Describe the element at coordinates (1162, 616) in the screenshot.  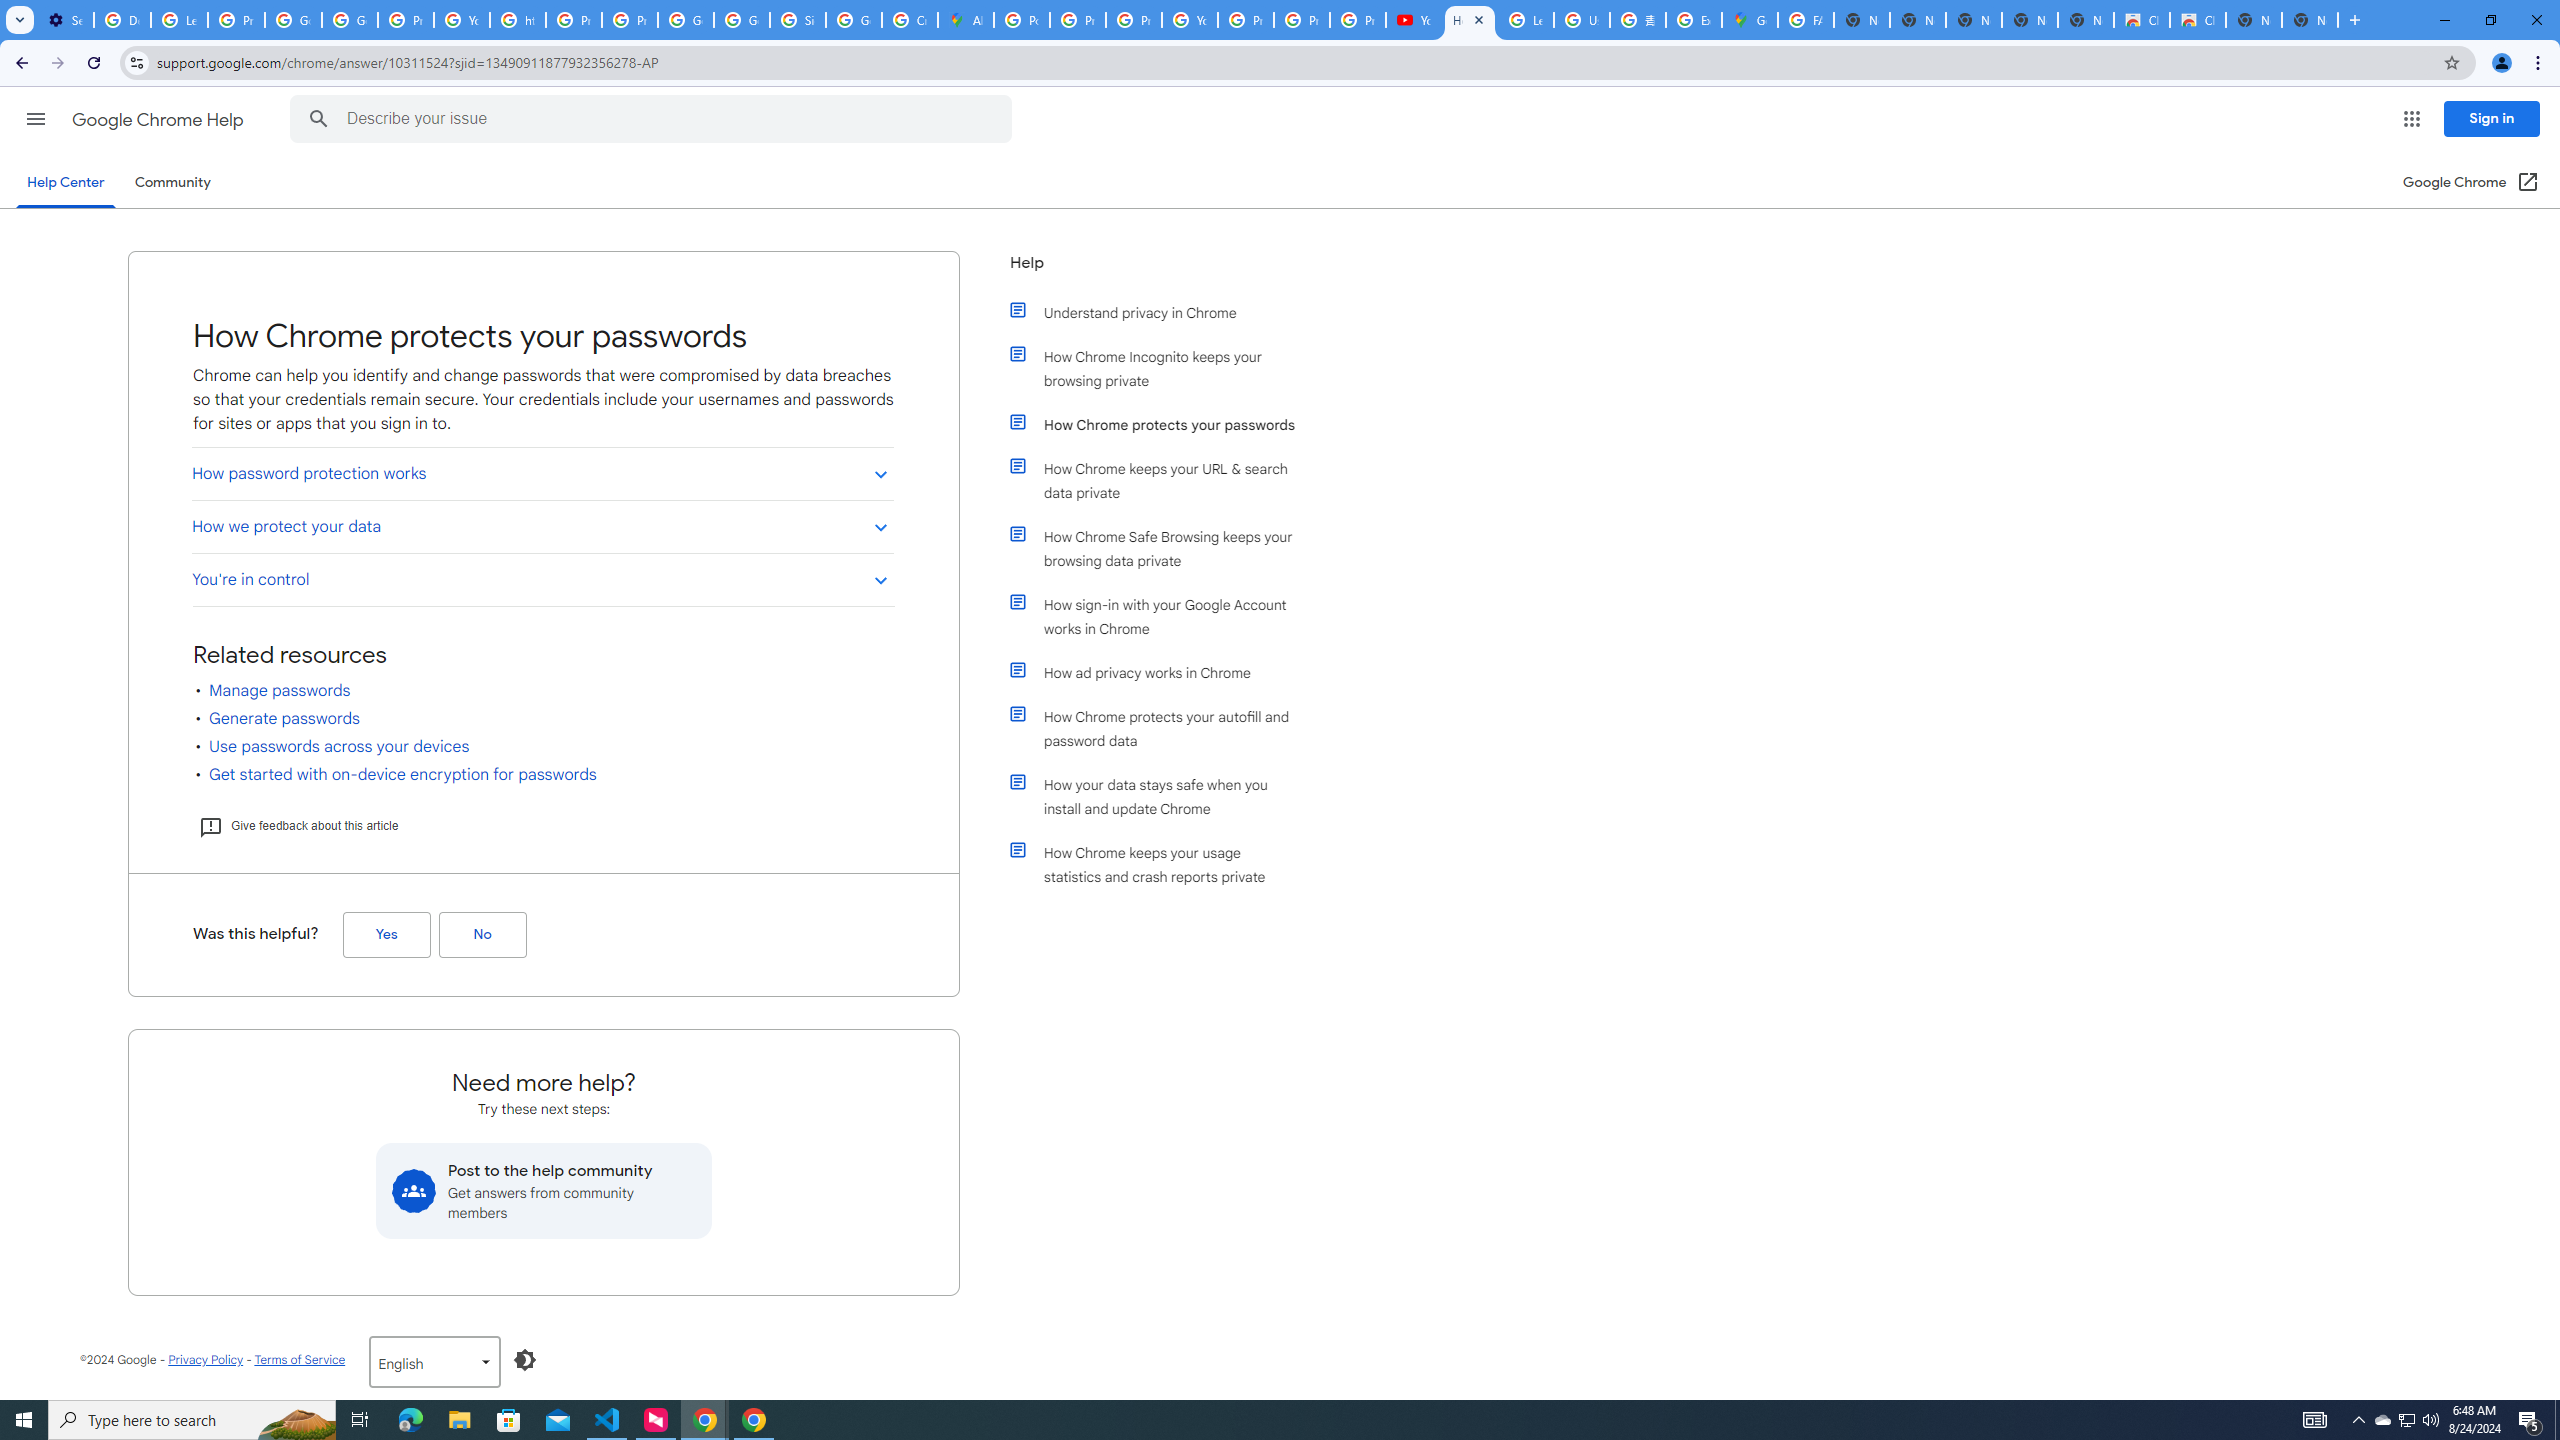
I see `'How sign-in with your Google Account works in Chrome'` at that location.